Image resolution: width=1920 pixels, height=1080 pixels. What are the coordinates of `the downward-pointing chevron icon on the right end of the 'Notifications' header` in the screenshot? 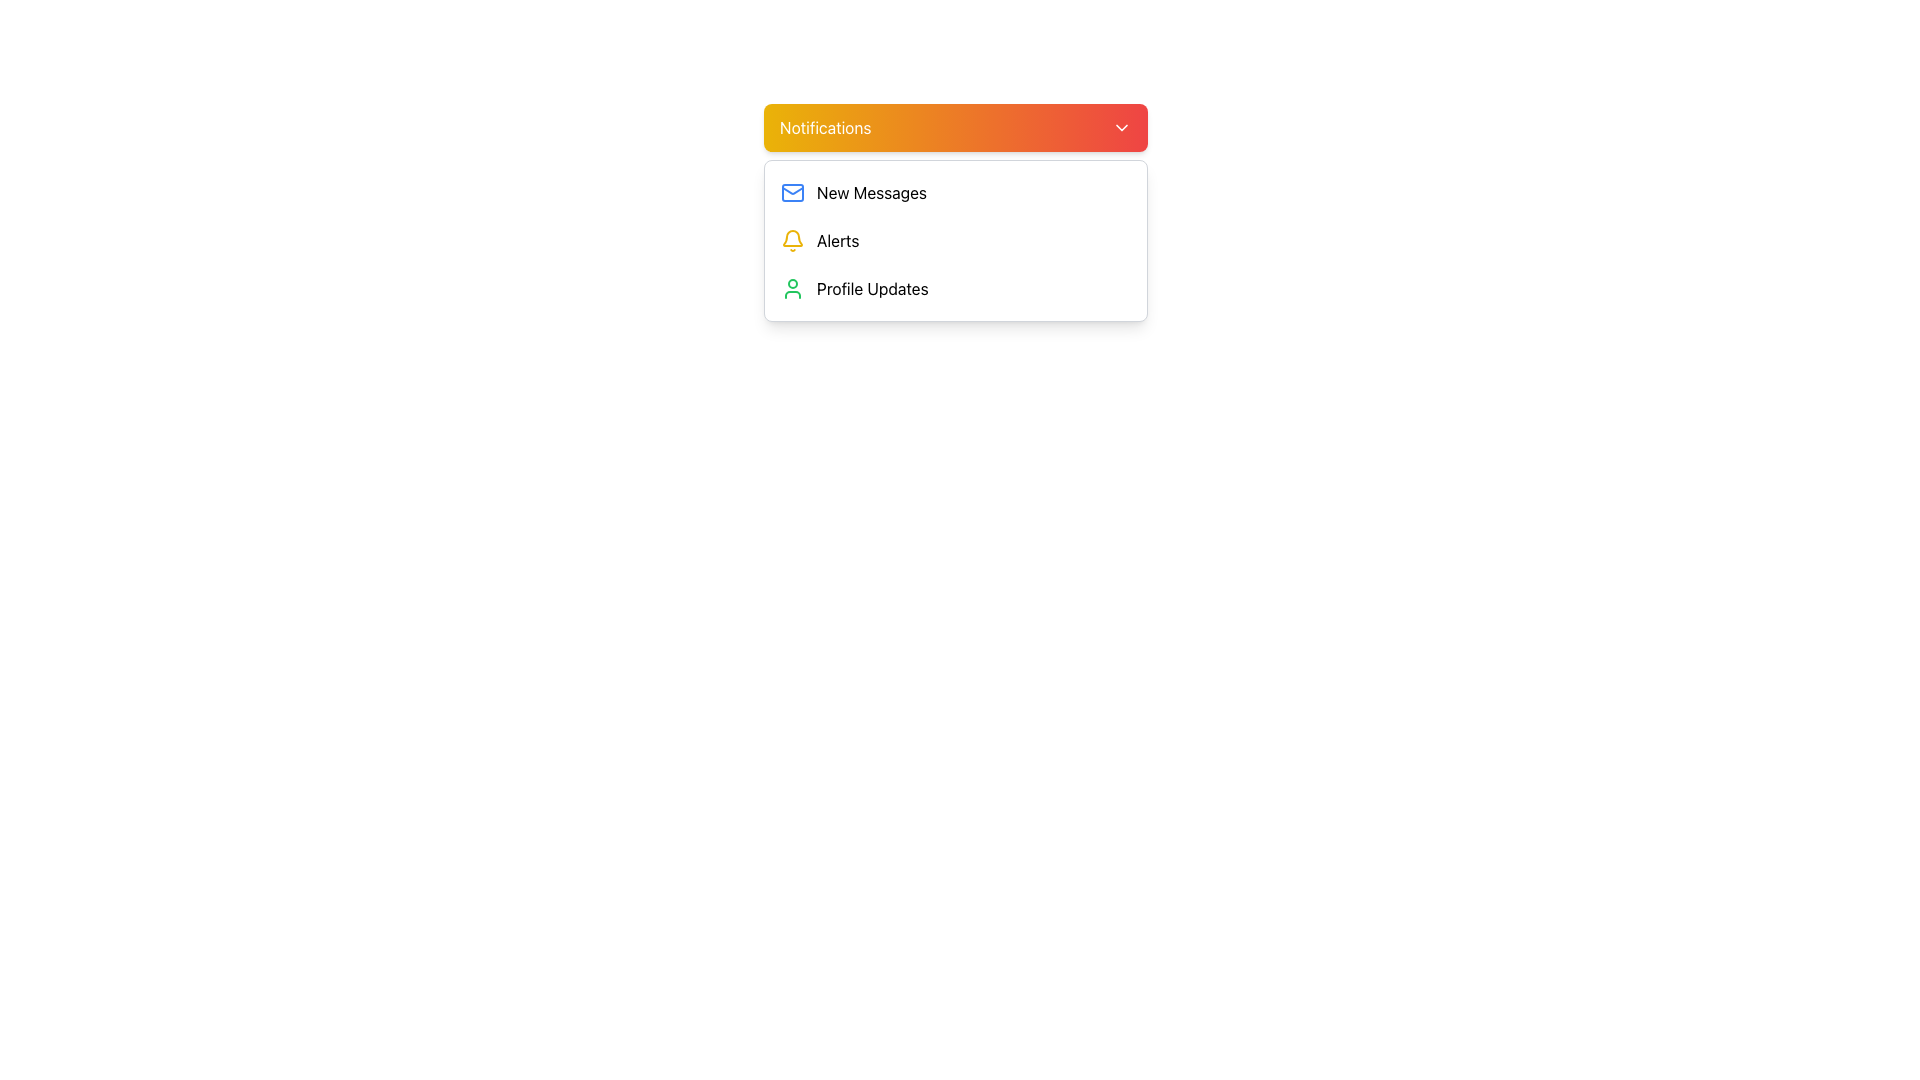 It's located at (1122, 127).